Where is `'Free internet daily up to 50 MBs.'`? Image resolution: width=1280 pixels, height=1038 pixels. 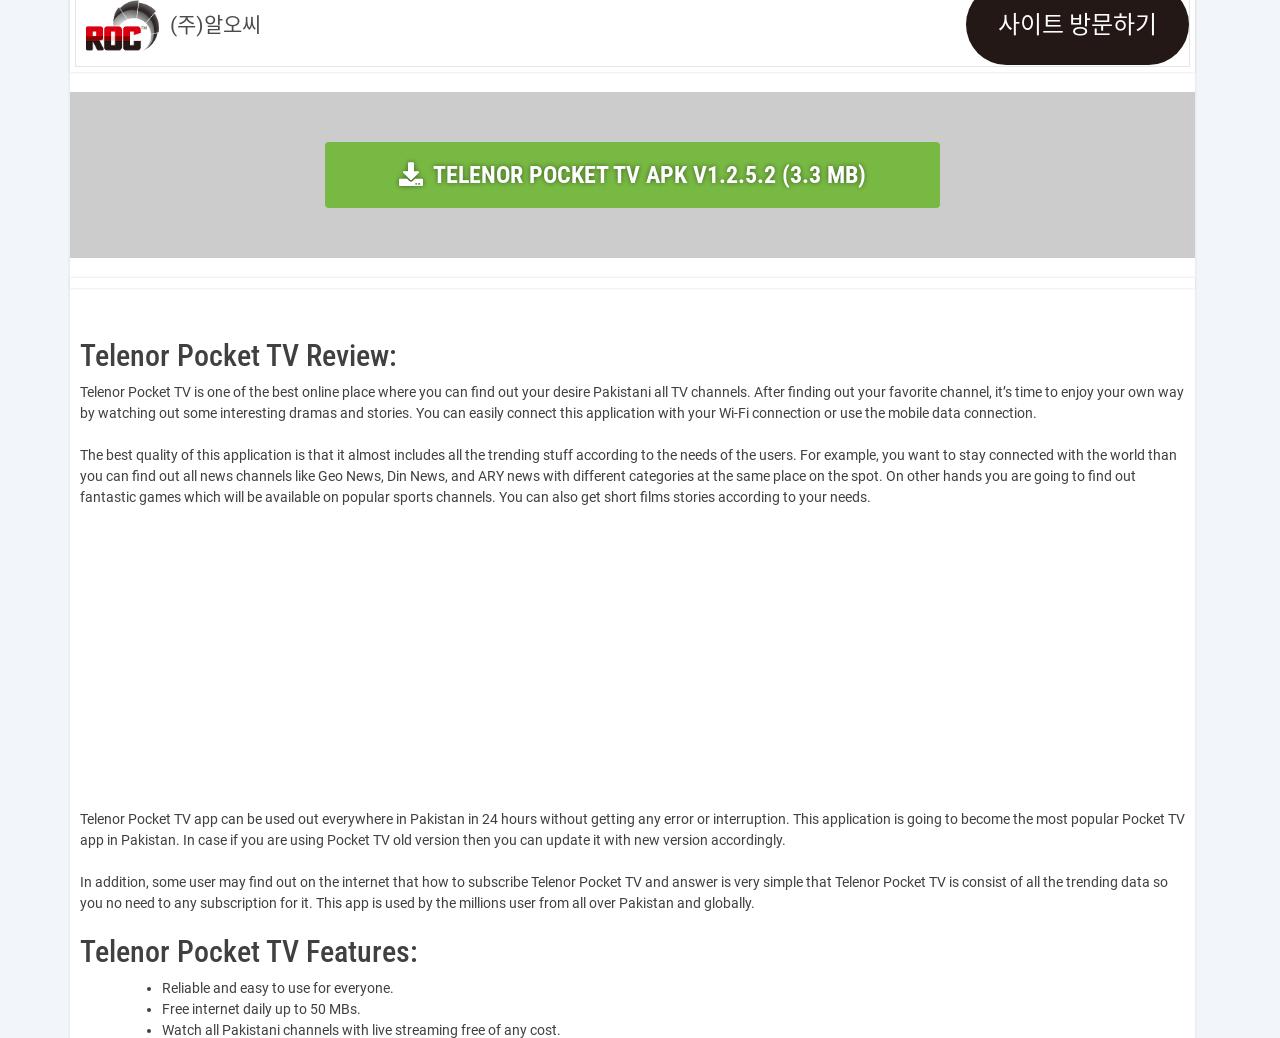
'Free internet daily up to 50 MBs.' is located at coordinates (260, 1009).